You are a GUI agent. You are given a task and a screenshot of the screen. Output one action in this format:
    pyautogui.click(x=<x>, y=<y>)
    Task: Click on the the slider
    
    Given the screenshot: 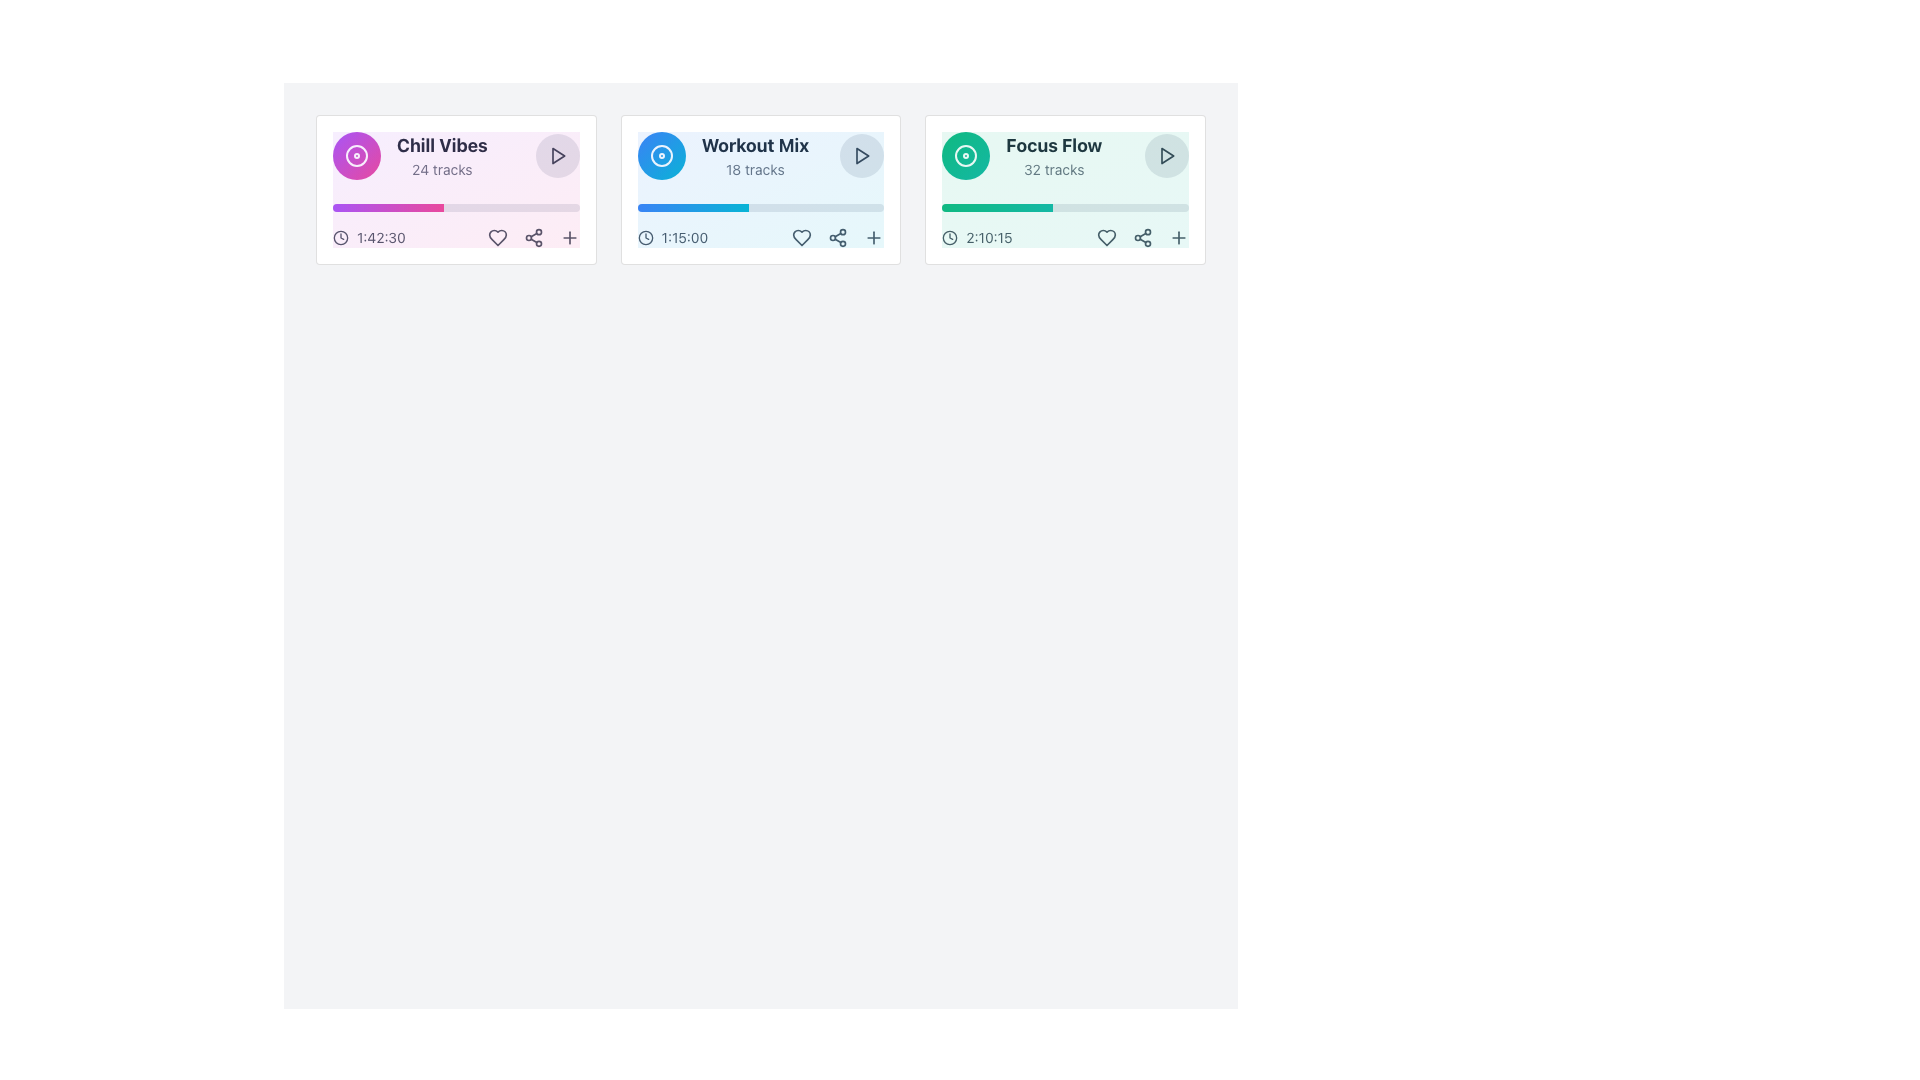 What is the action you would take?
    pyautogui.click(x=683, y=208)
    